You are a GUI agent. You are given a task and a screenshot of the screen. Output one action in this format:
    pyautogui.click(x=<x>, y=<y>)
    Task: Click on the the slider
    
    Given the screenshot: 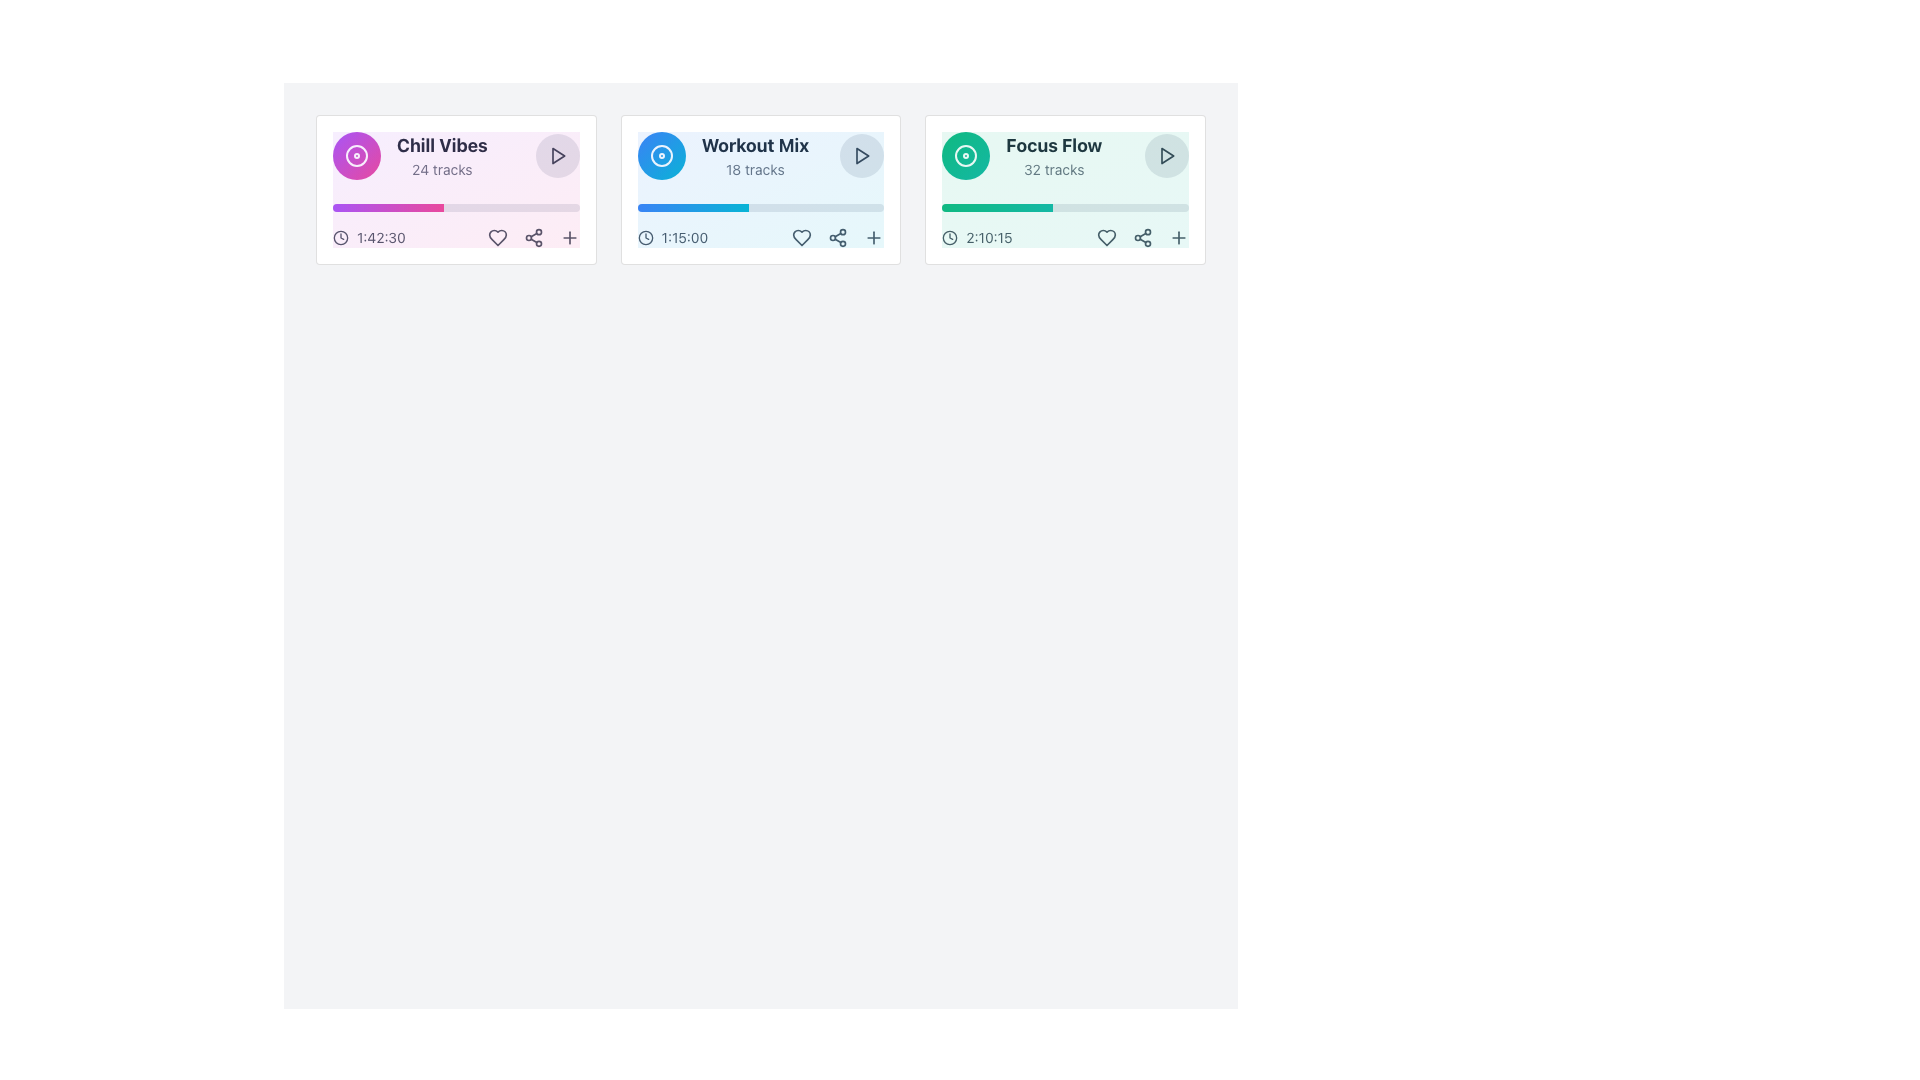 What is the action you would take?
    pyautogui.click(x=683, y=208)
    